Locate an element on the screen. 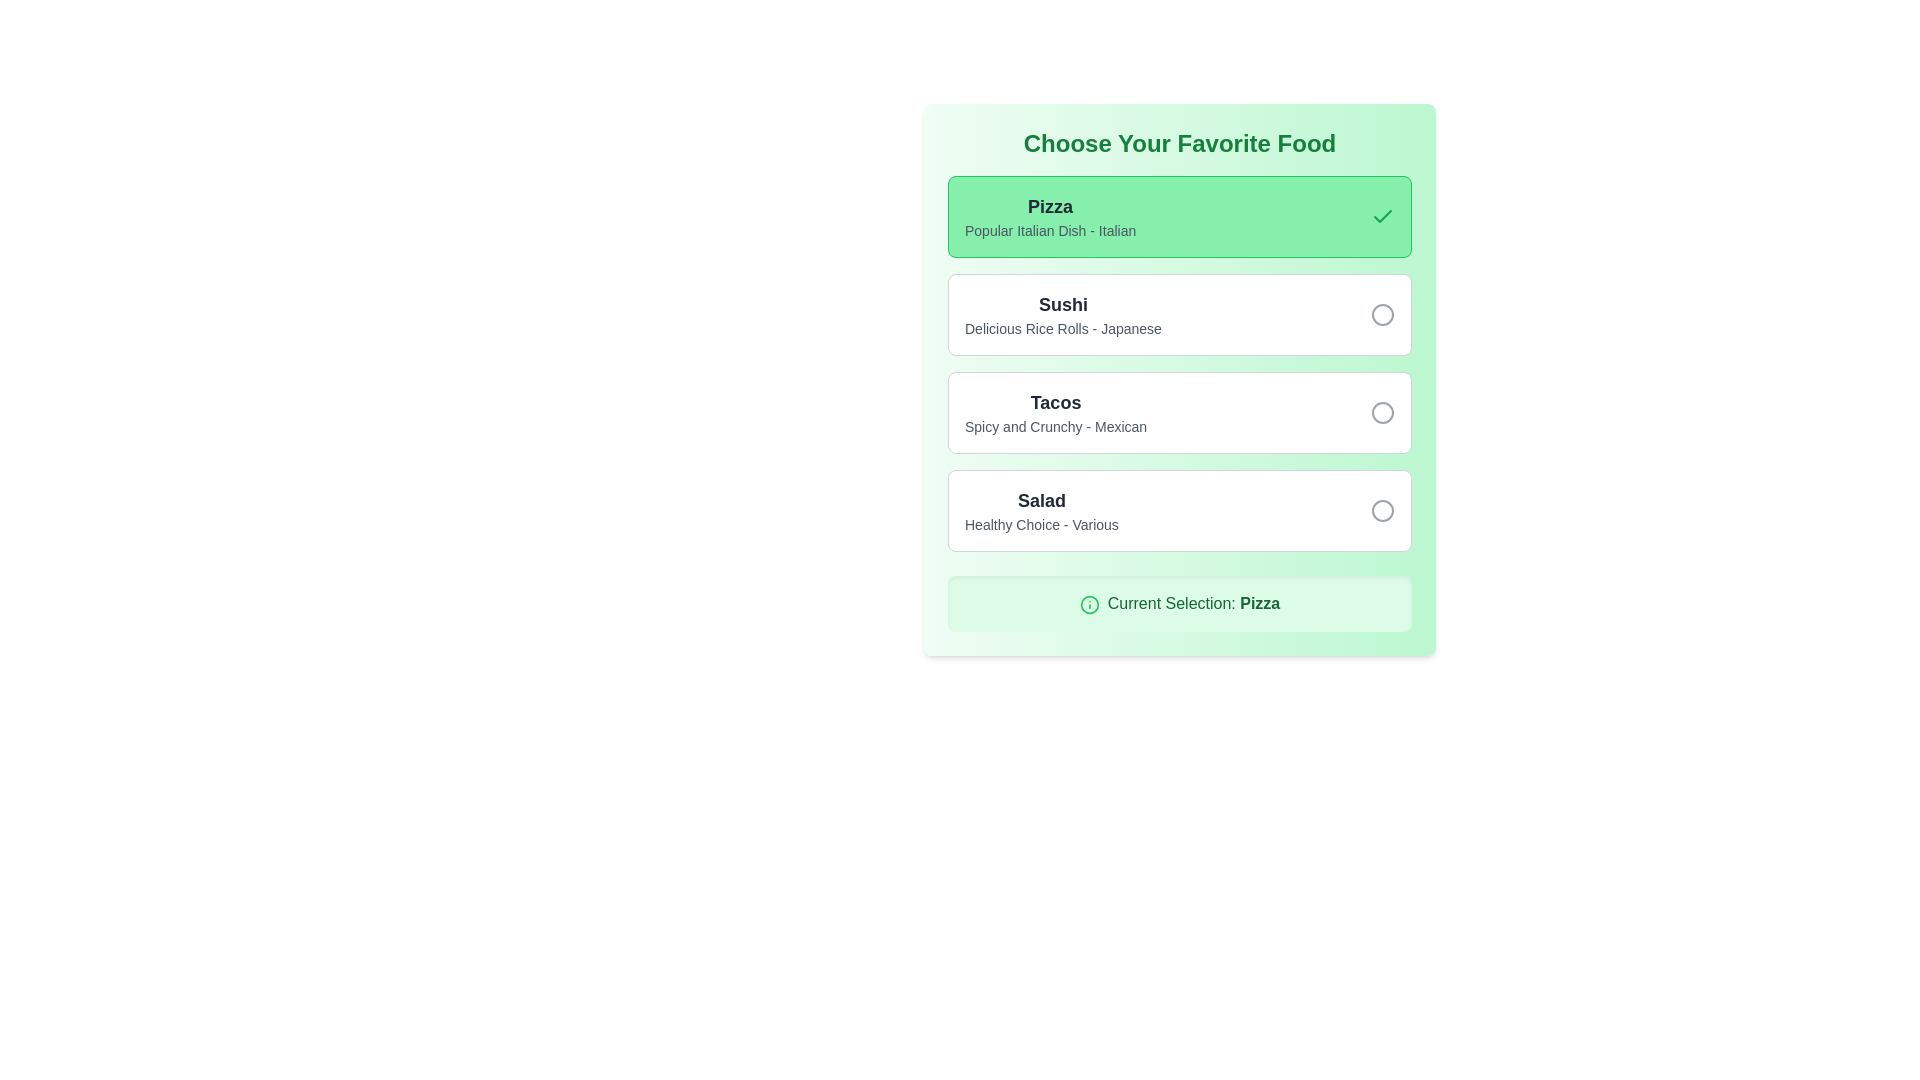  supplementary text element displaying 'Popular Italian Dish - Italian' located below the 'Pizza' heading in the food options list is located at coordinates (1049, 230).